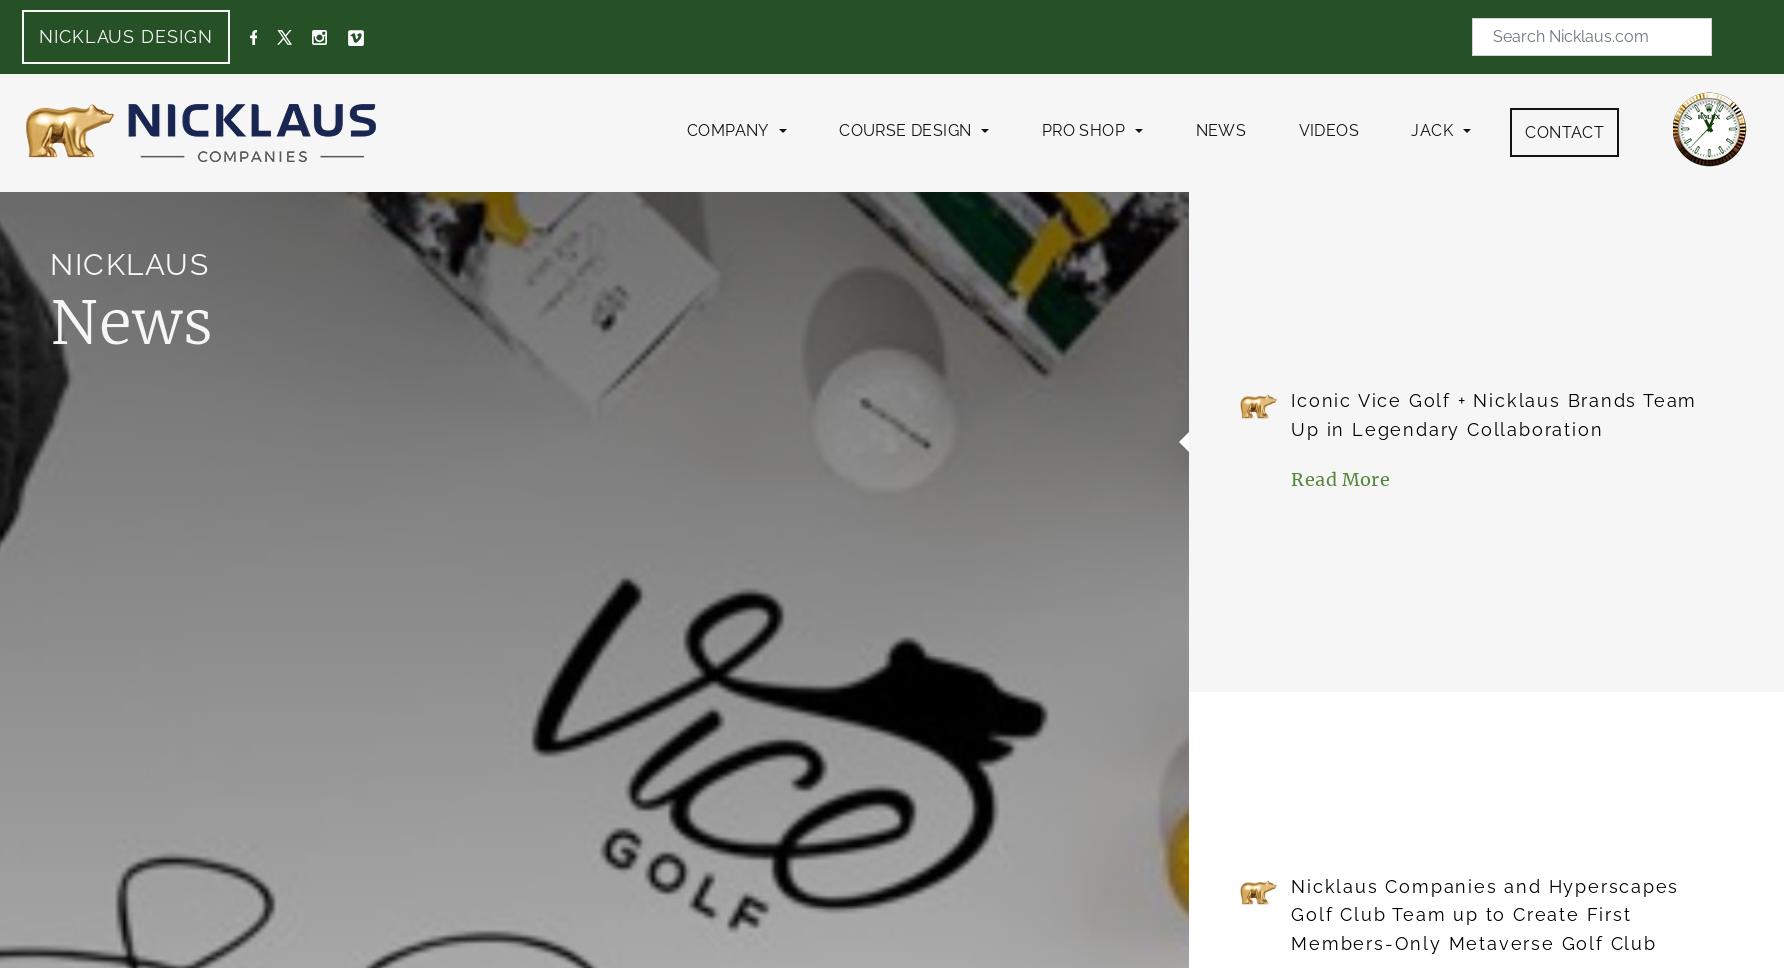  Describe the element at coordinates (727, 129) in the screenshot. I see `'Company'` at that location.